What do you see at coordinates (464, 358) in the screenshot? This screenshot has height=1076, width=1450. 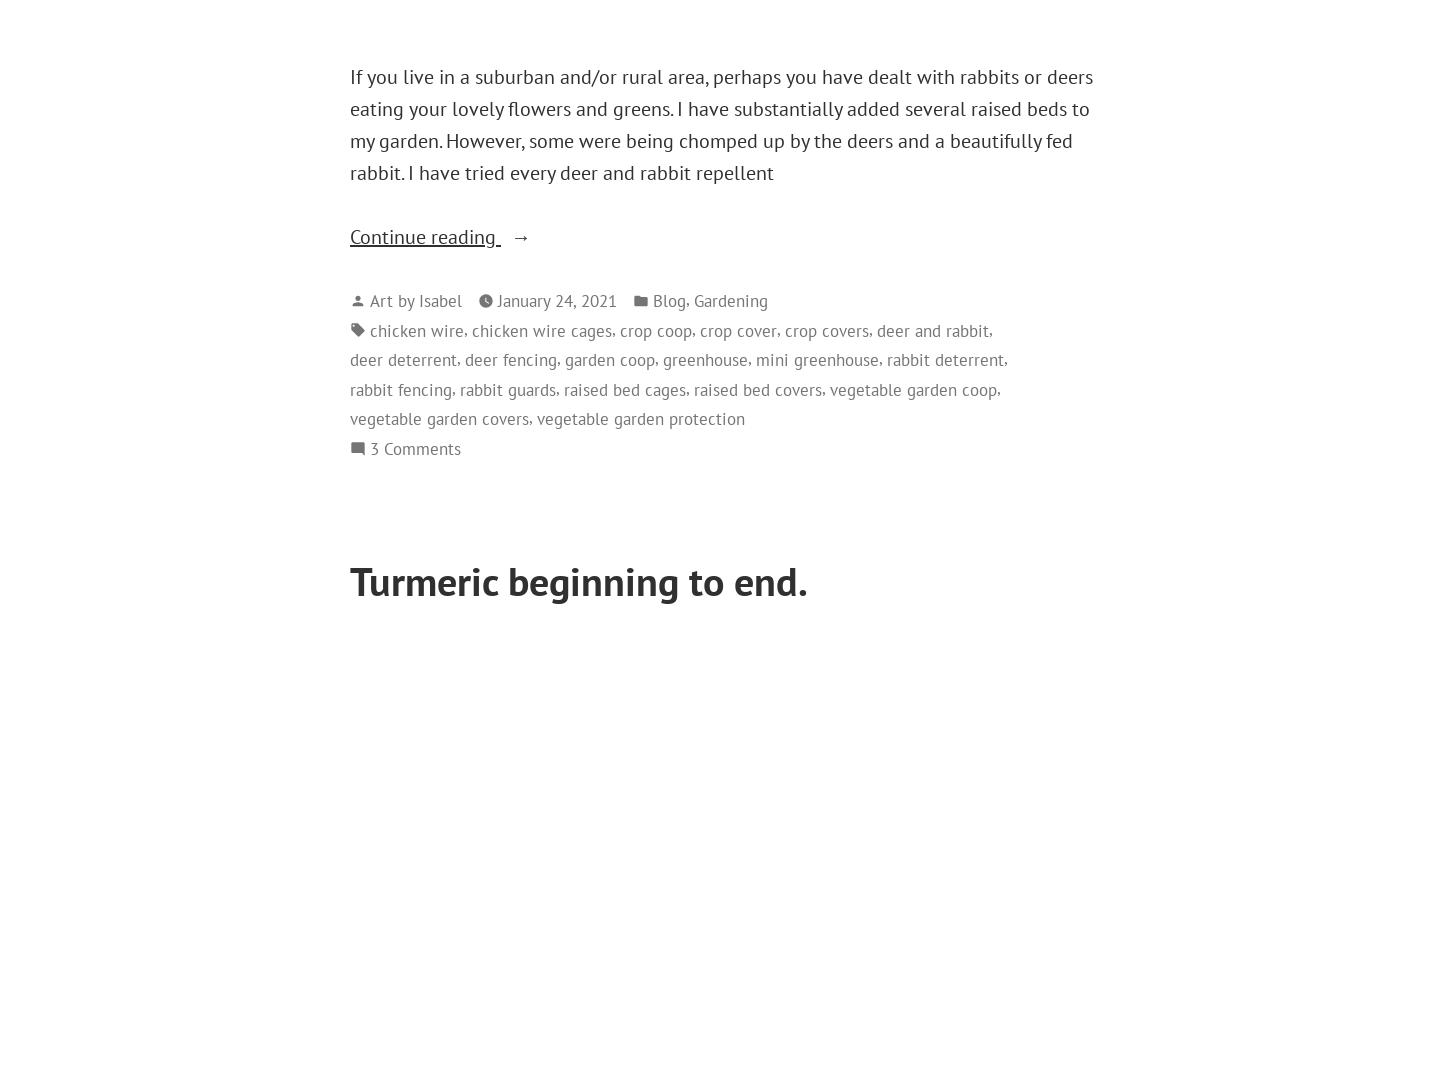 I see `'deer fencing'` at bounding box center [464, 358].